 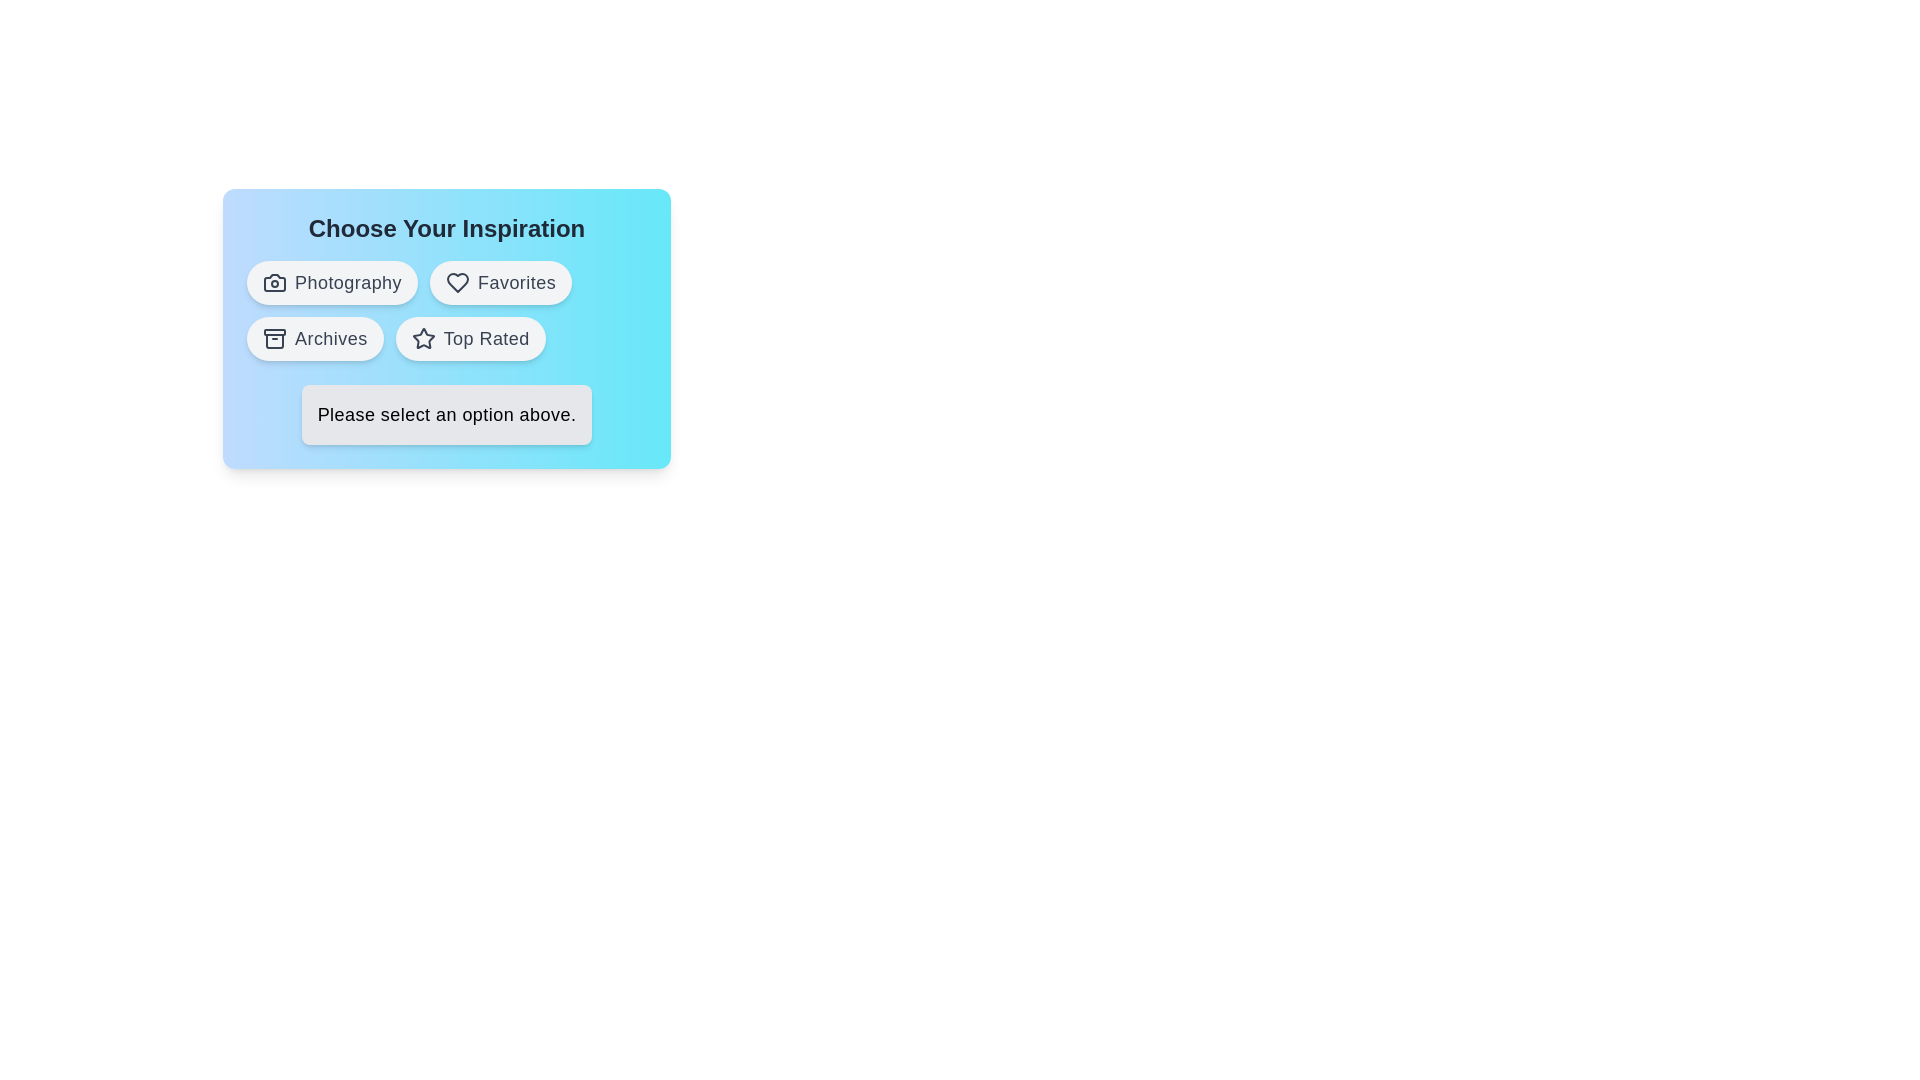 What do you see at coordinates (331, 338) in the screenshot?
I see `the button labeled 'Archives' that contains the text label 'Archives' and an archive icon on its left side, positioned in the second row and first column of the option grid` at bounding box center [331, 338].